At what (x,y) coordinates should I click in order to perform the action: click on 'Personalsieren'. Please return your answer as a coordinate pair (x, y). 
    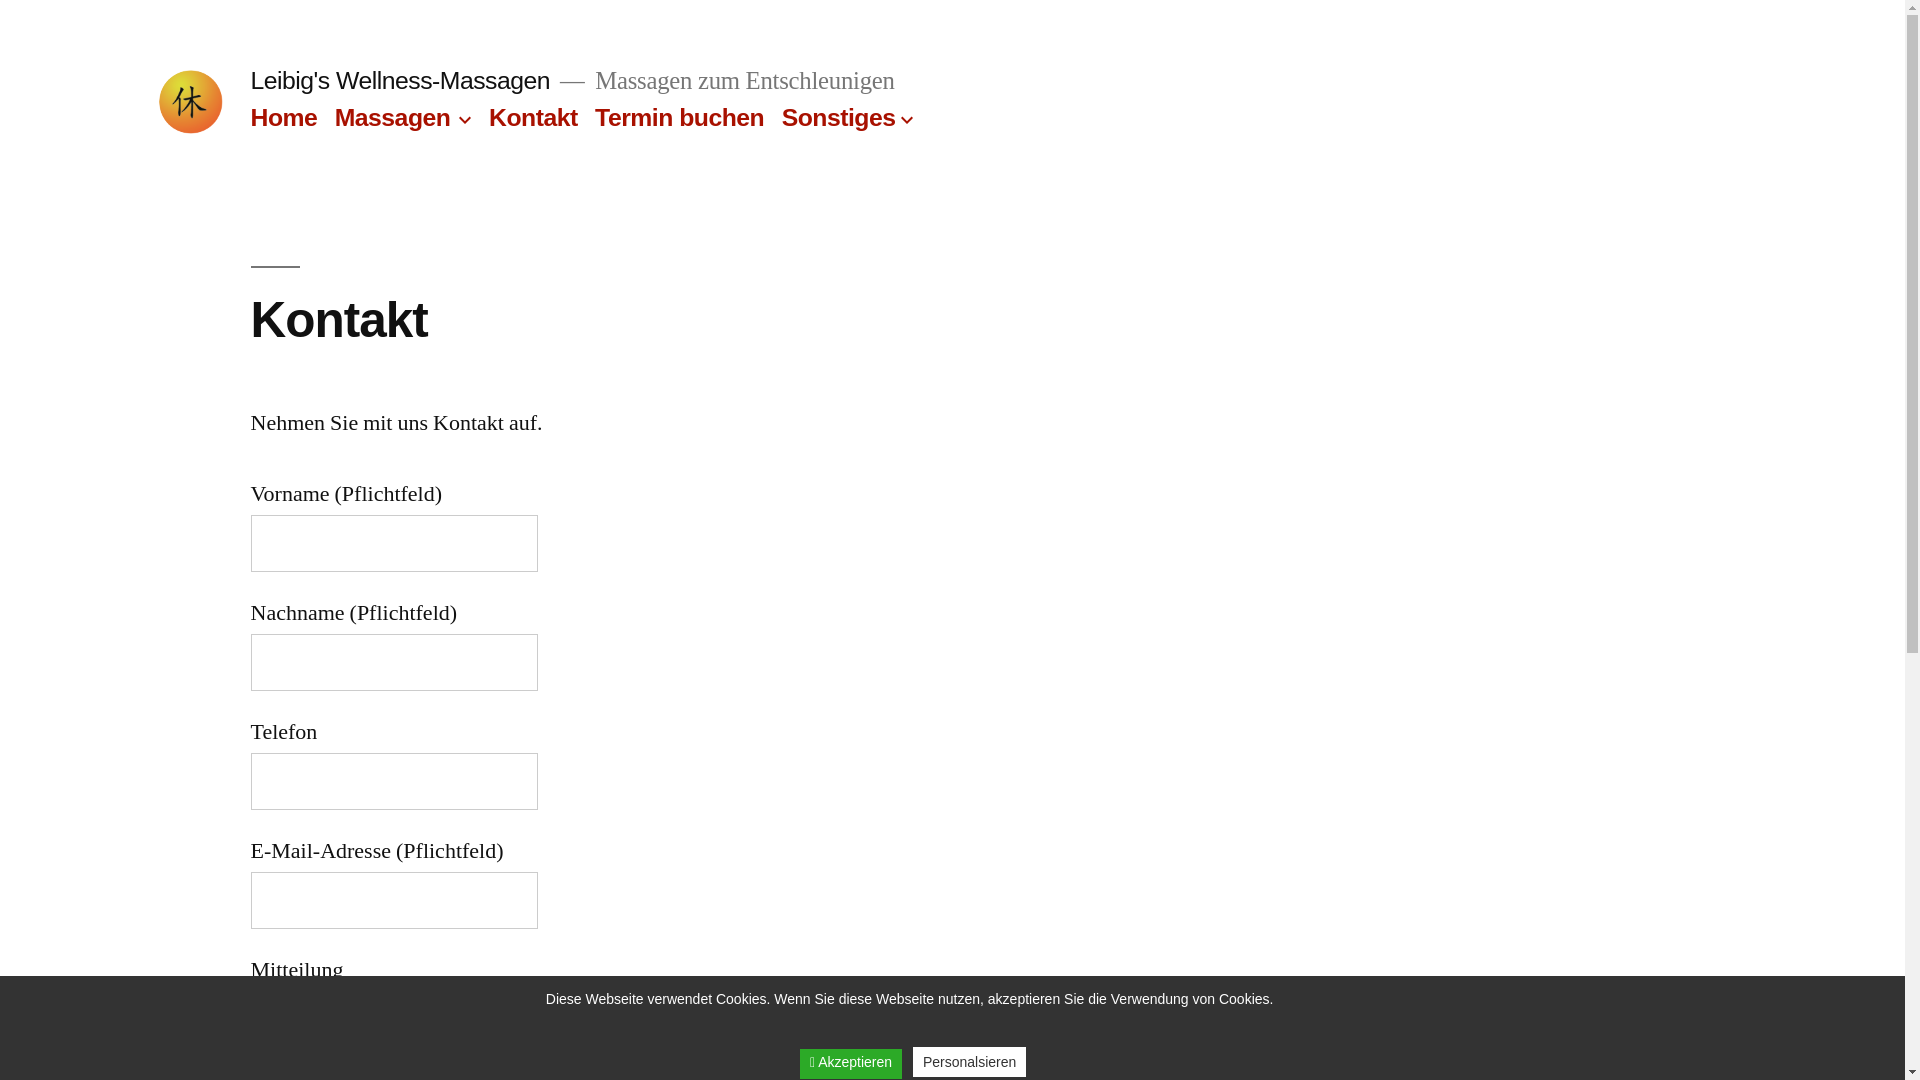
    Looking at the image, I should click on (969, 1060).